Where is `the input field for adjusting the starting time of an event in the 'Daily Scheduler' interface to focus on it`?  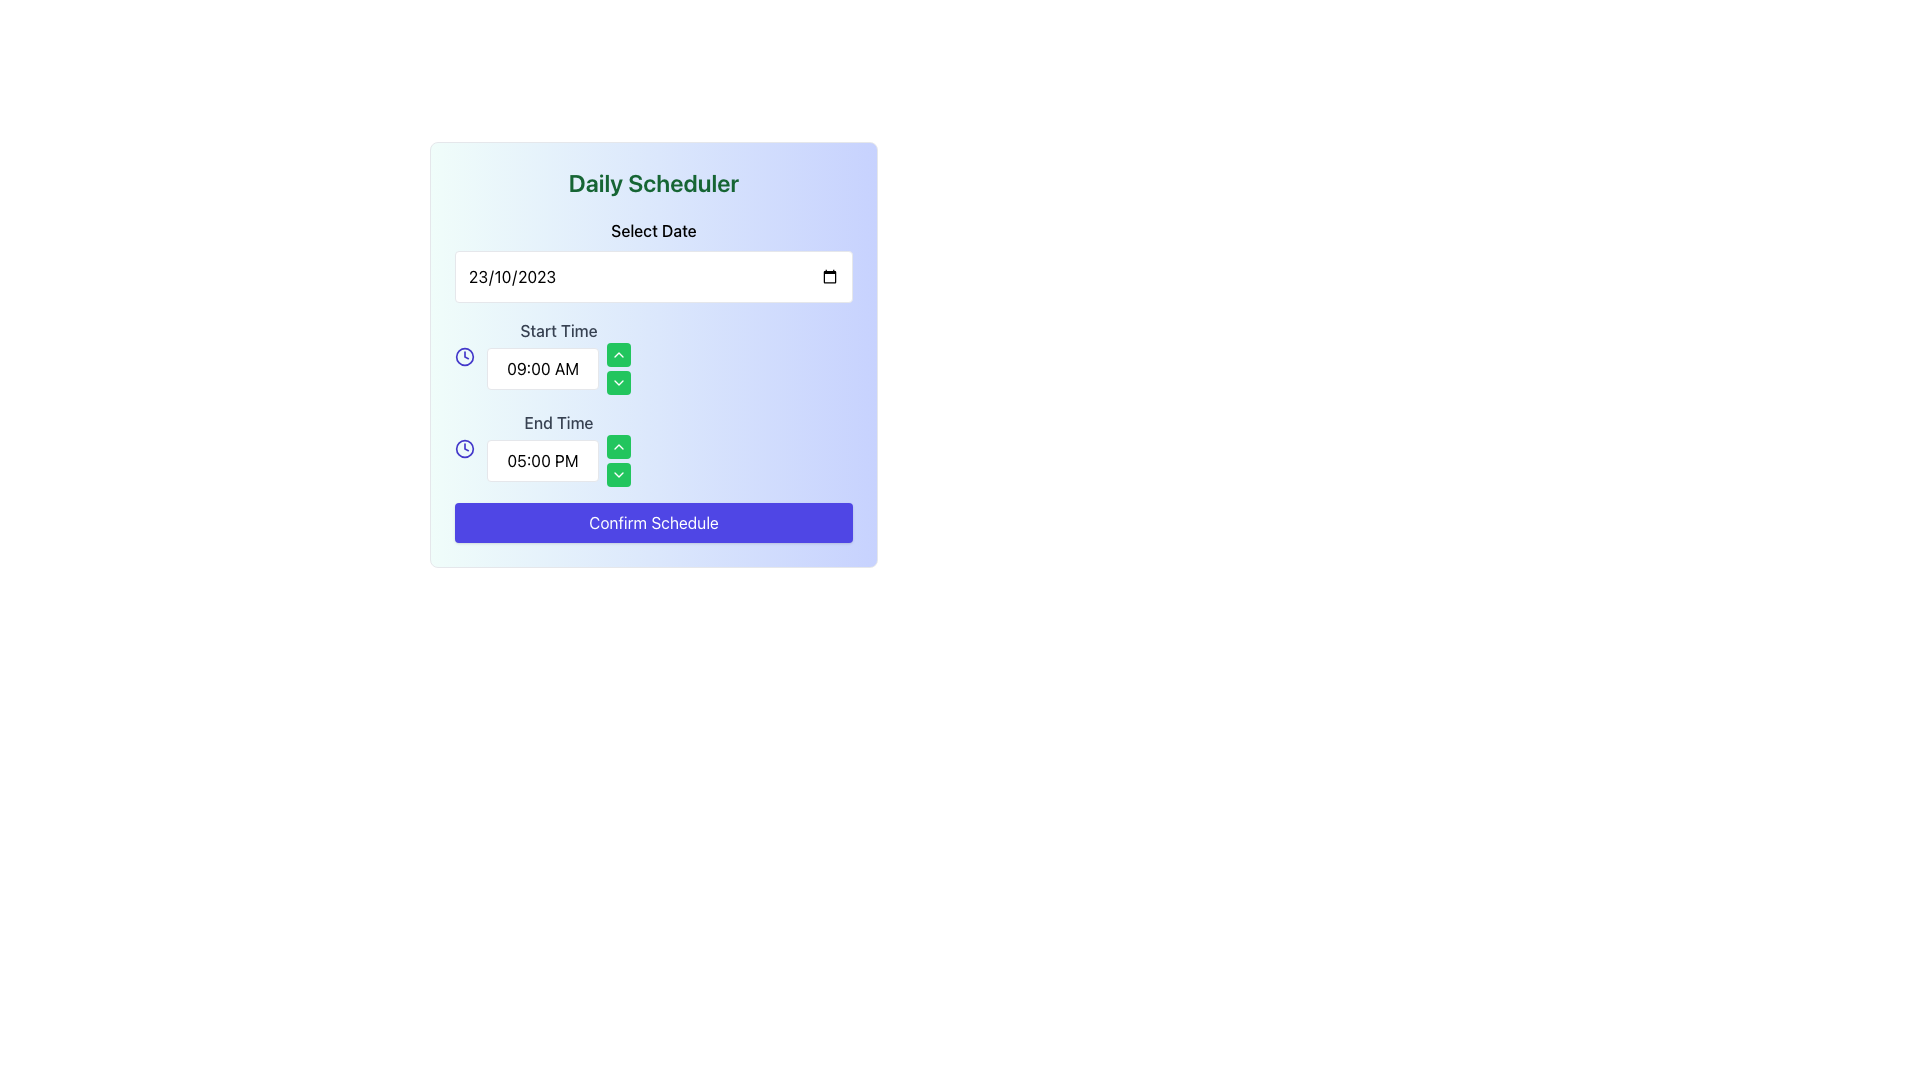
the input field for adjusting the starting time of an event in the 'Daily Scheduler' interface to focus on it is located at coordinates (558, 369).